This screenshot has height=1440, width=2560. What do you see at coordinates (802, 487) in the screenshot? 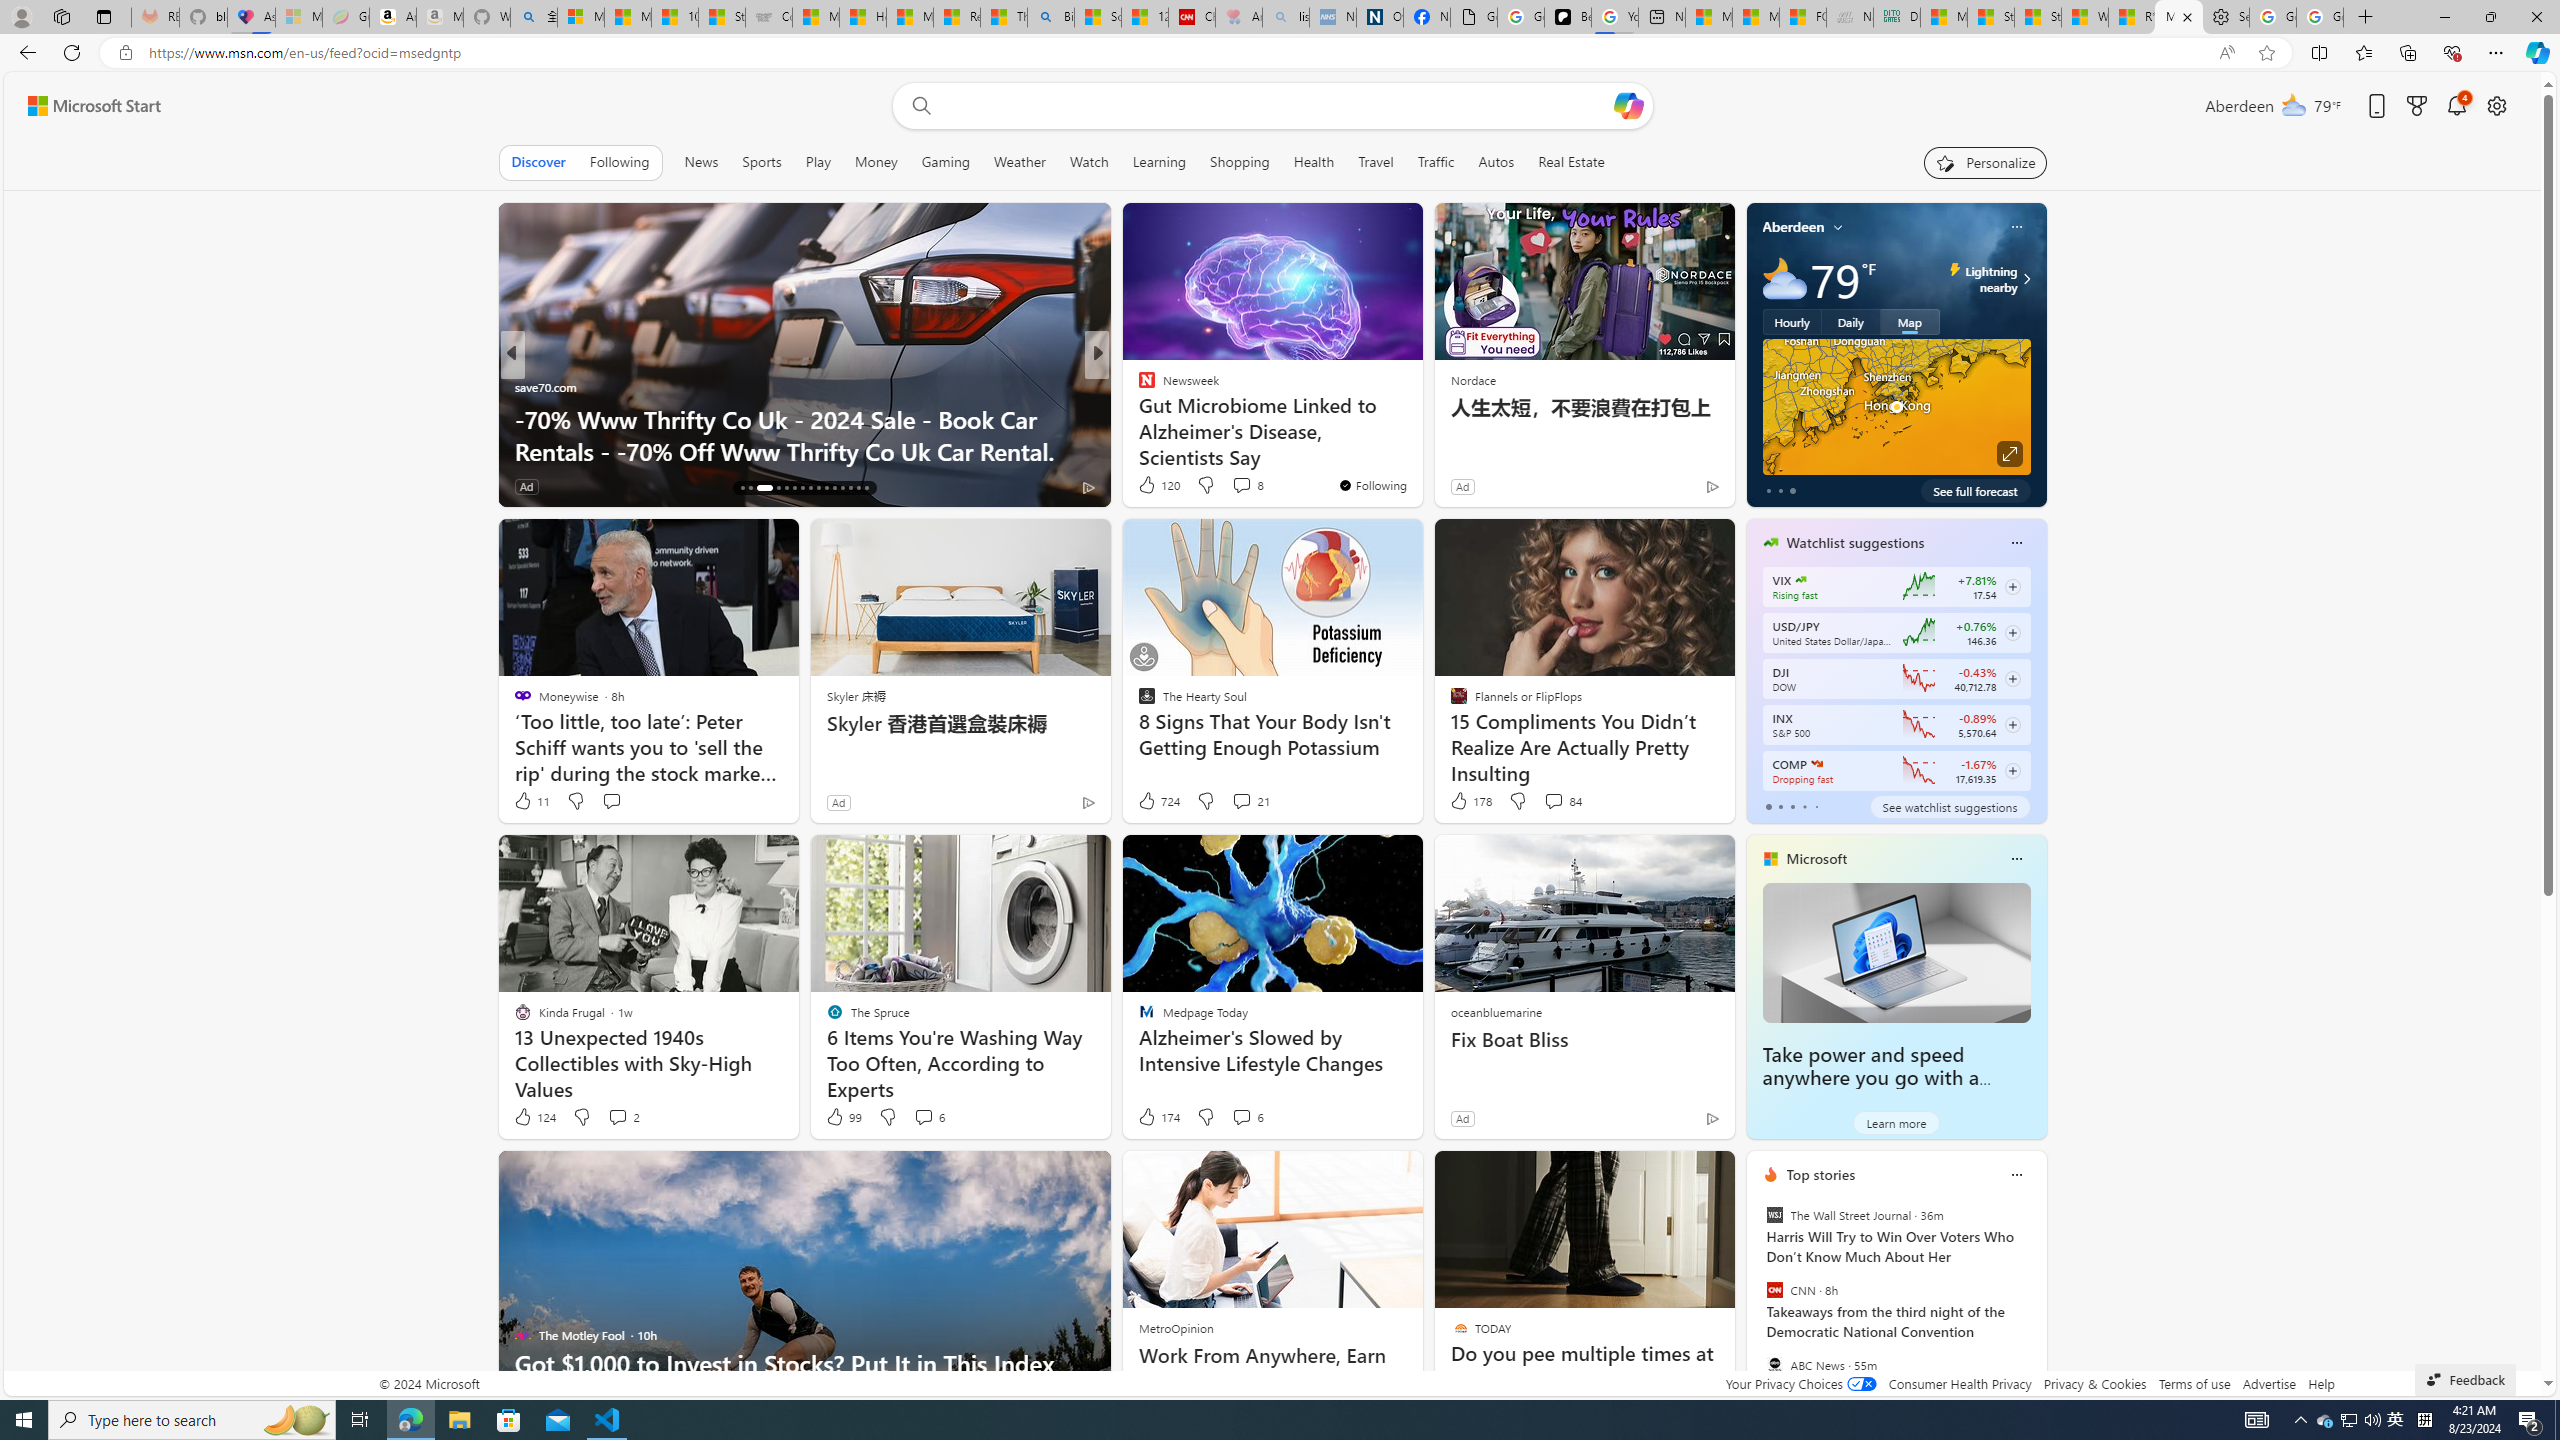
I see `'AutomationID: tab-22'` at bounding box center [802, 487].